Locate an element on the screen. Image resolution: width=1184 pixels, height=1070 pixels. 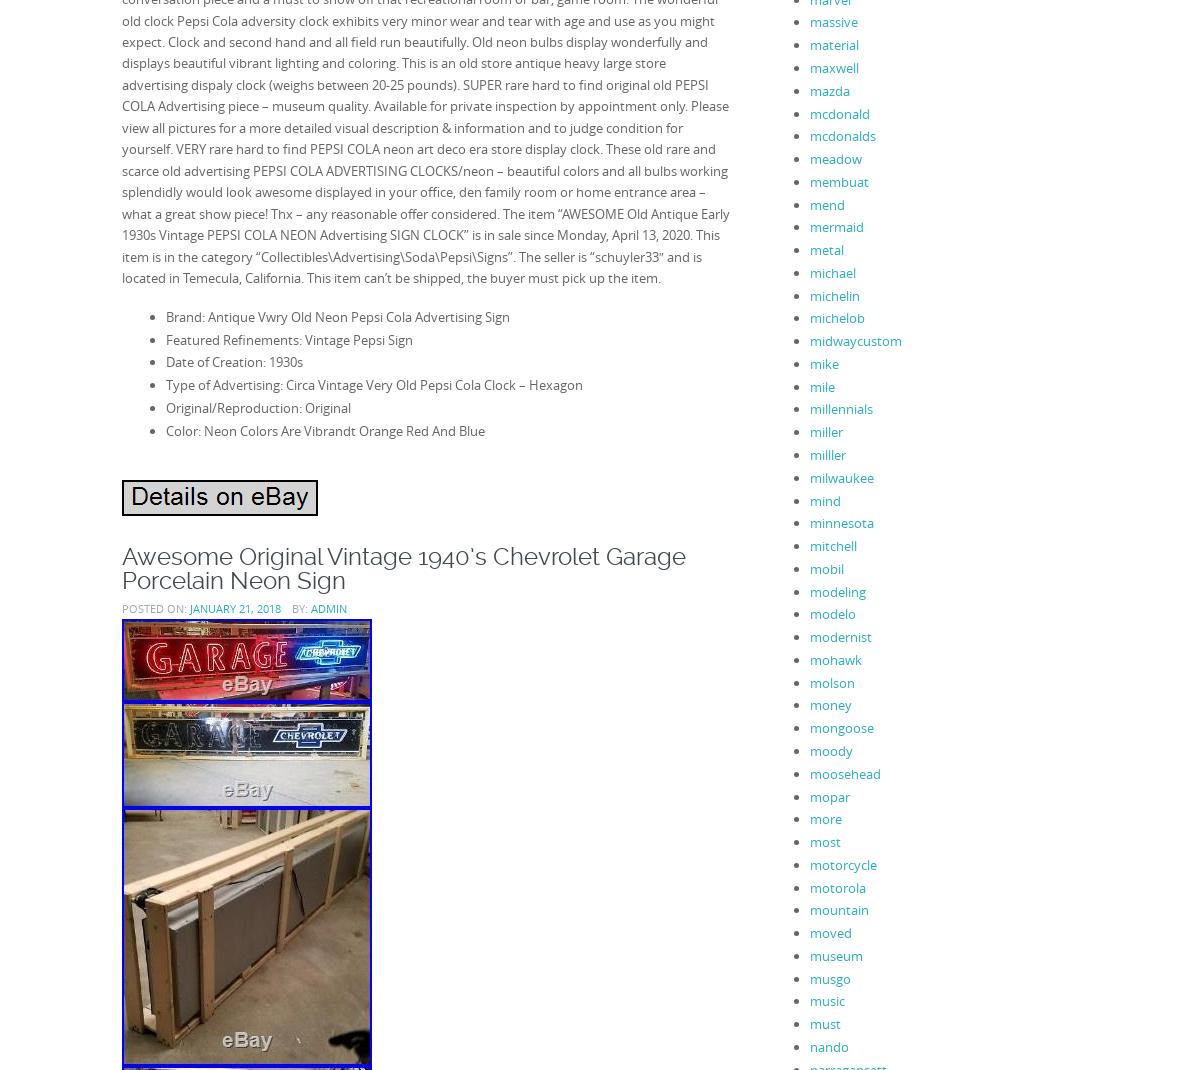
'maxwell' is located at coordinates (833, 67).